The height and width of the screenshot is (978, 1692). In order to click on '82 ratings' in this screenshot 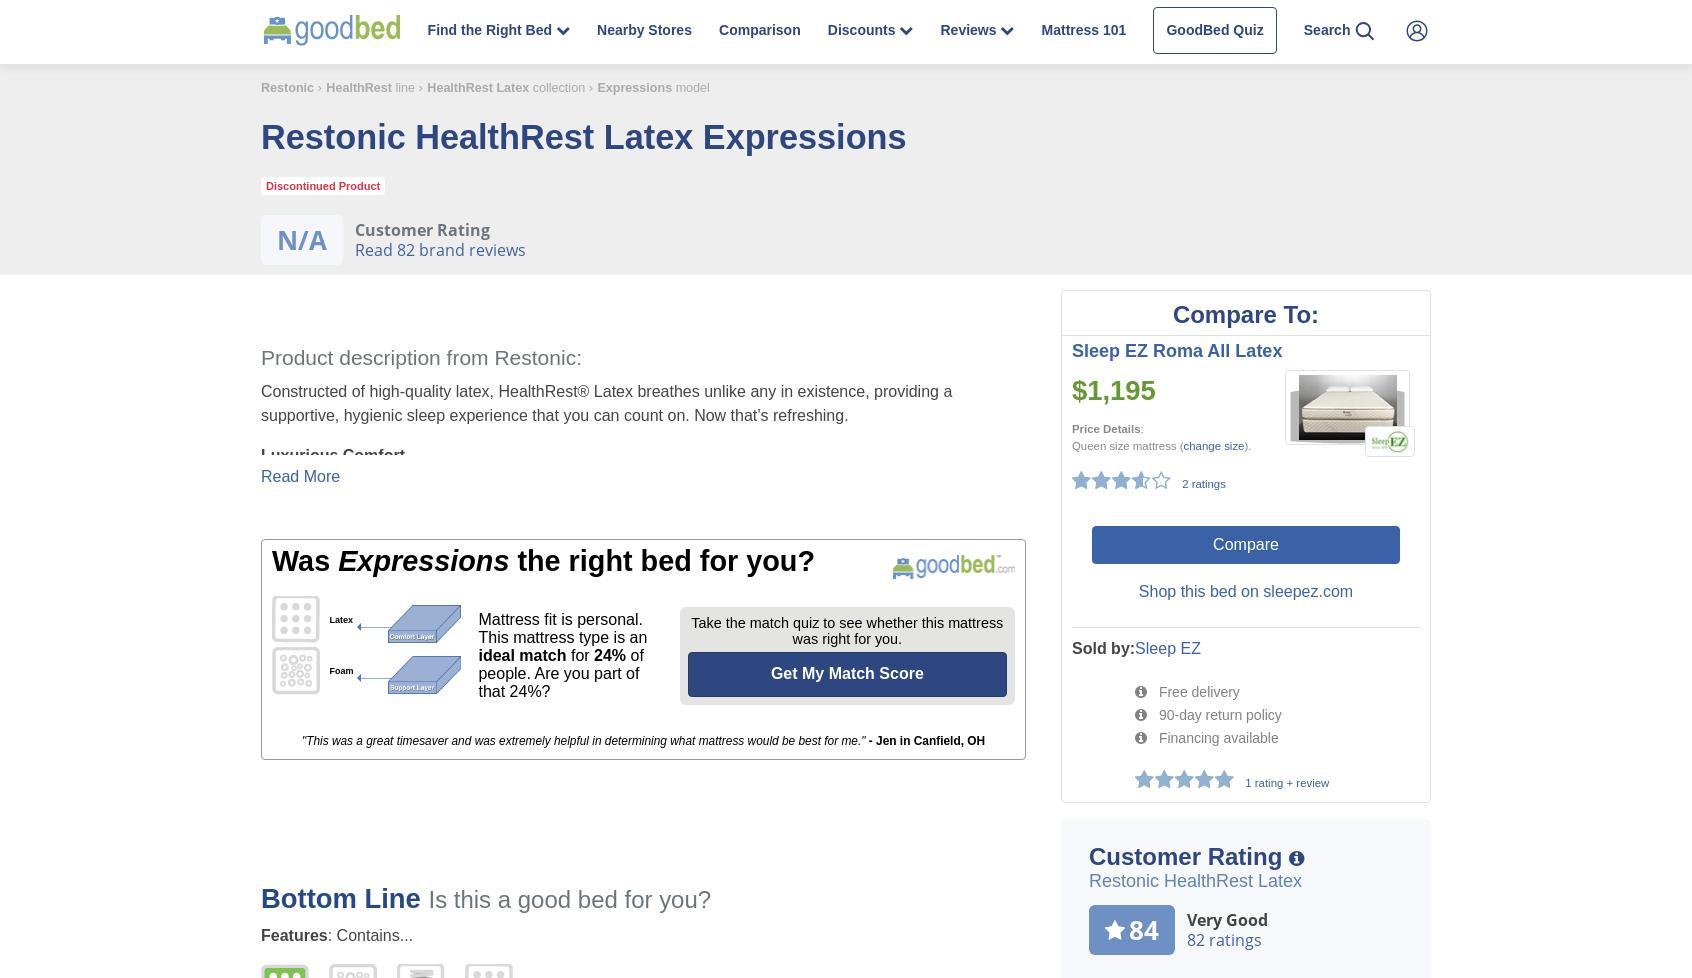, I will do `click(1185, 937)`.